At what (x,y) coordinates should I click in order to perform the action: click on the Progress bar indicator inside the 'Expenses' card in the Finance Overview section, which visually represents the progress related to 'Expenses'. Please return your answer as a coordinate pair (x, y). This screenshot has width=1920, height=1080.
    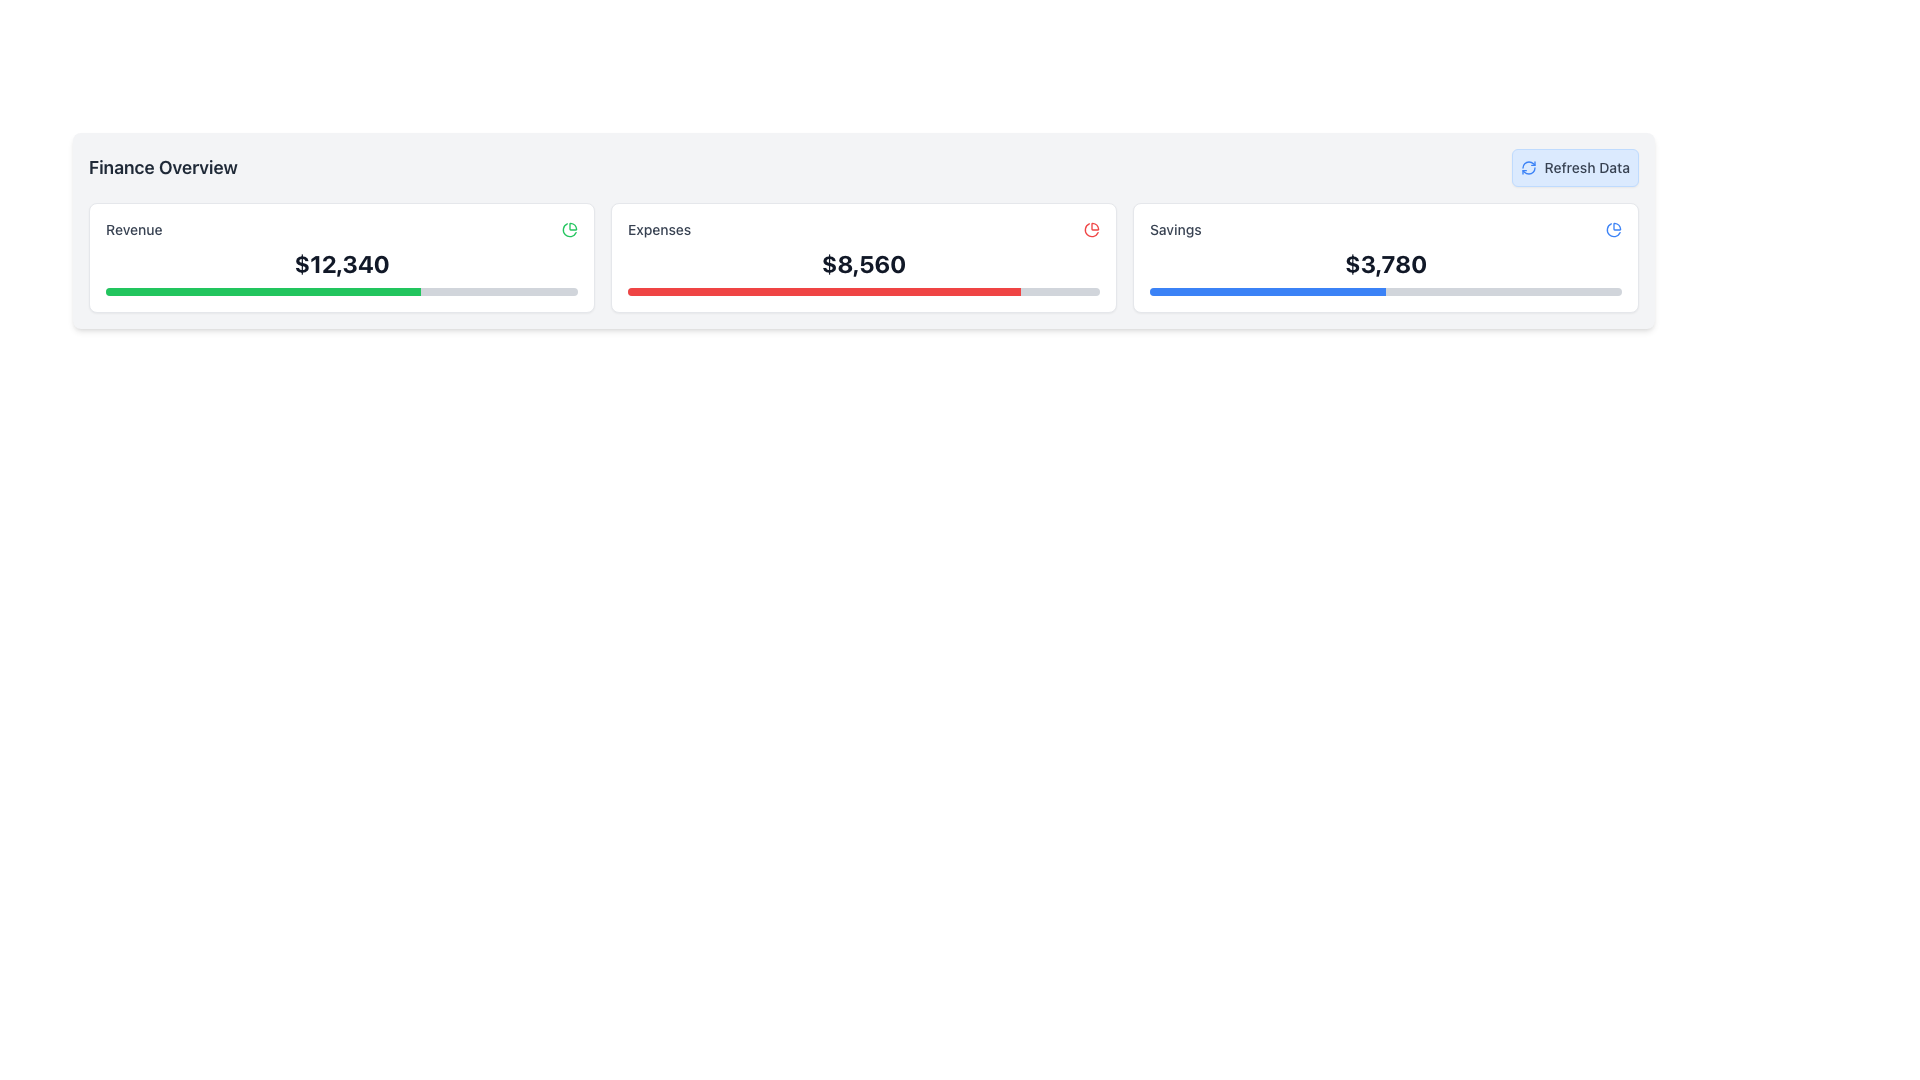
    Looking at the image, I should click on (824, 292).